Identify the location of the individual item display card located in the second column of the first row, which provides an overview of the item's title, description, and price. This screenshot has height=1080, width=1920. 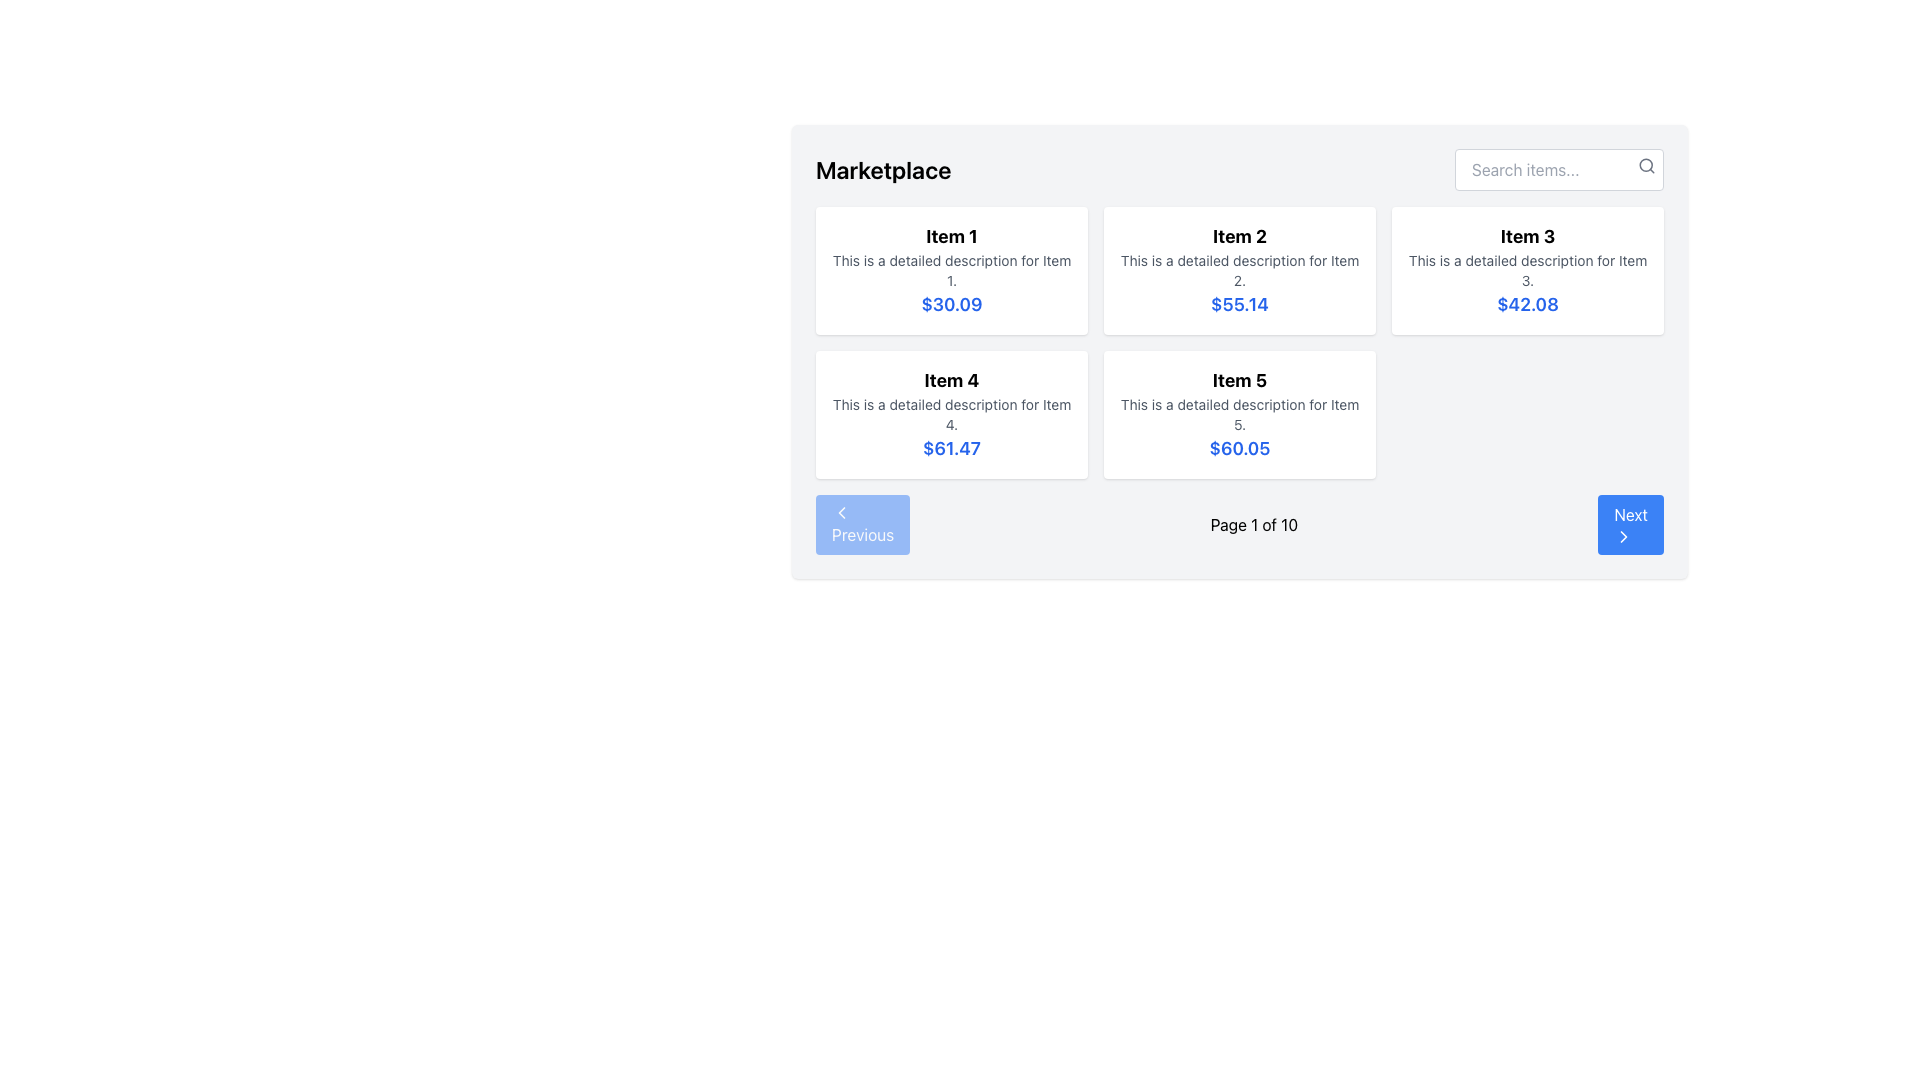
(1238, 270).